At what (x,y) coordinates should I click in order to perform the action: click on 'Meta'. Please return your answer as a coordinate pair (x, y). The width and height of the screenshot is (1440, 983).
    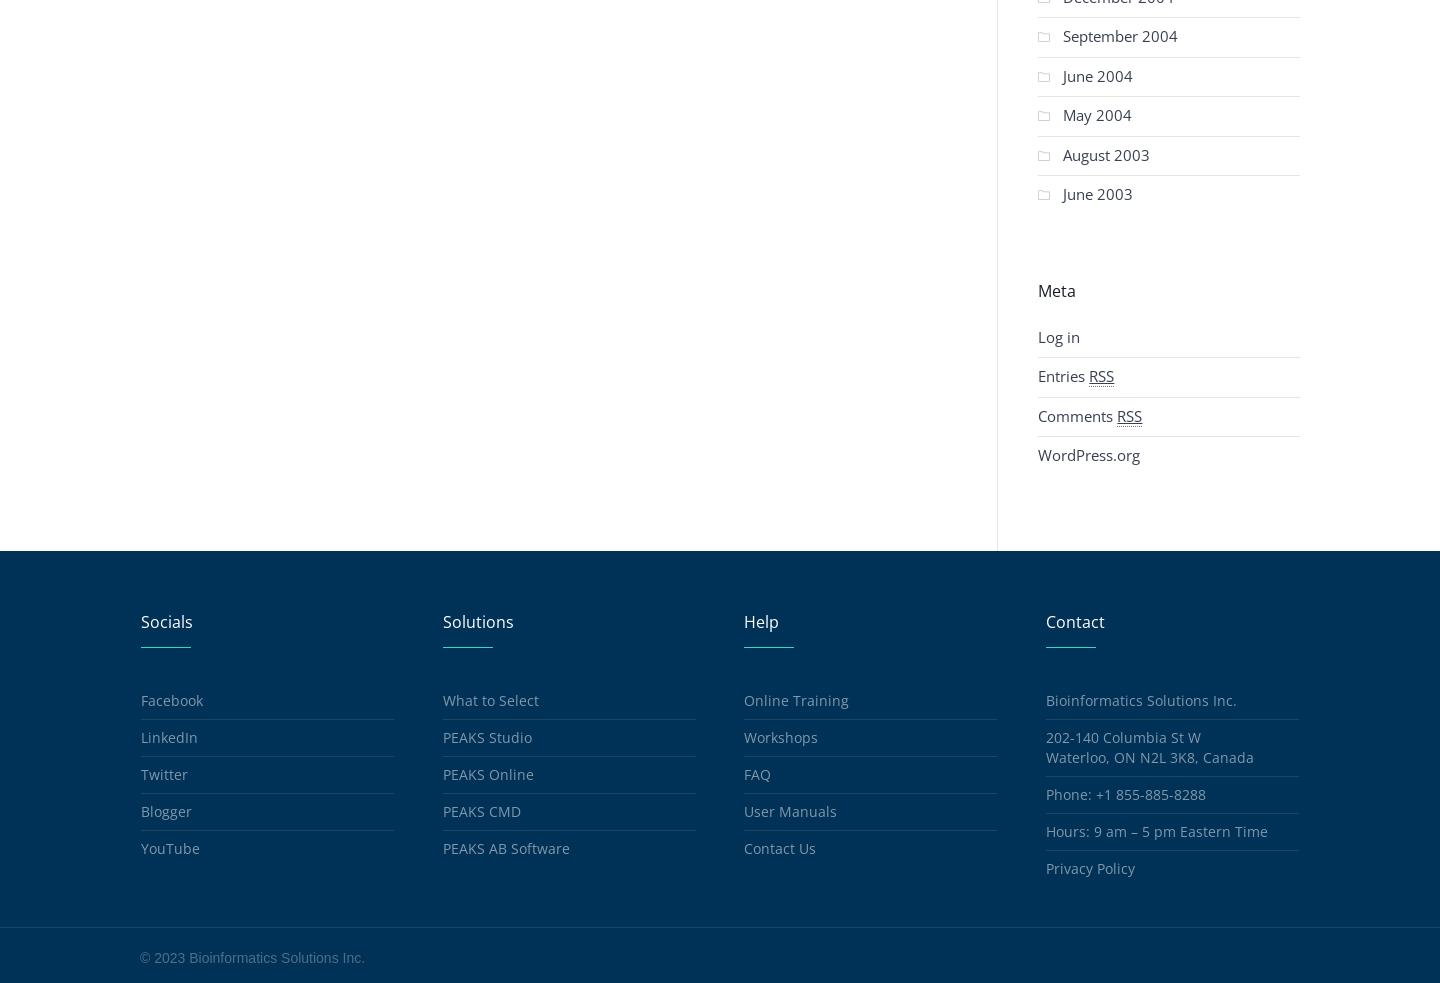
    Looking at the image, I should click on (1037, 289).